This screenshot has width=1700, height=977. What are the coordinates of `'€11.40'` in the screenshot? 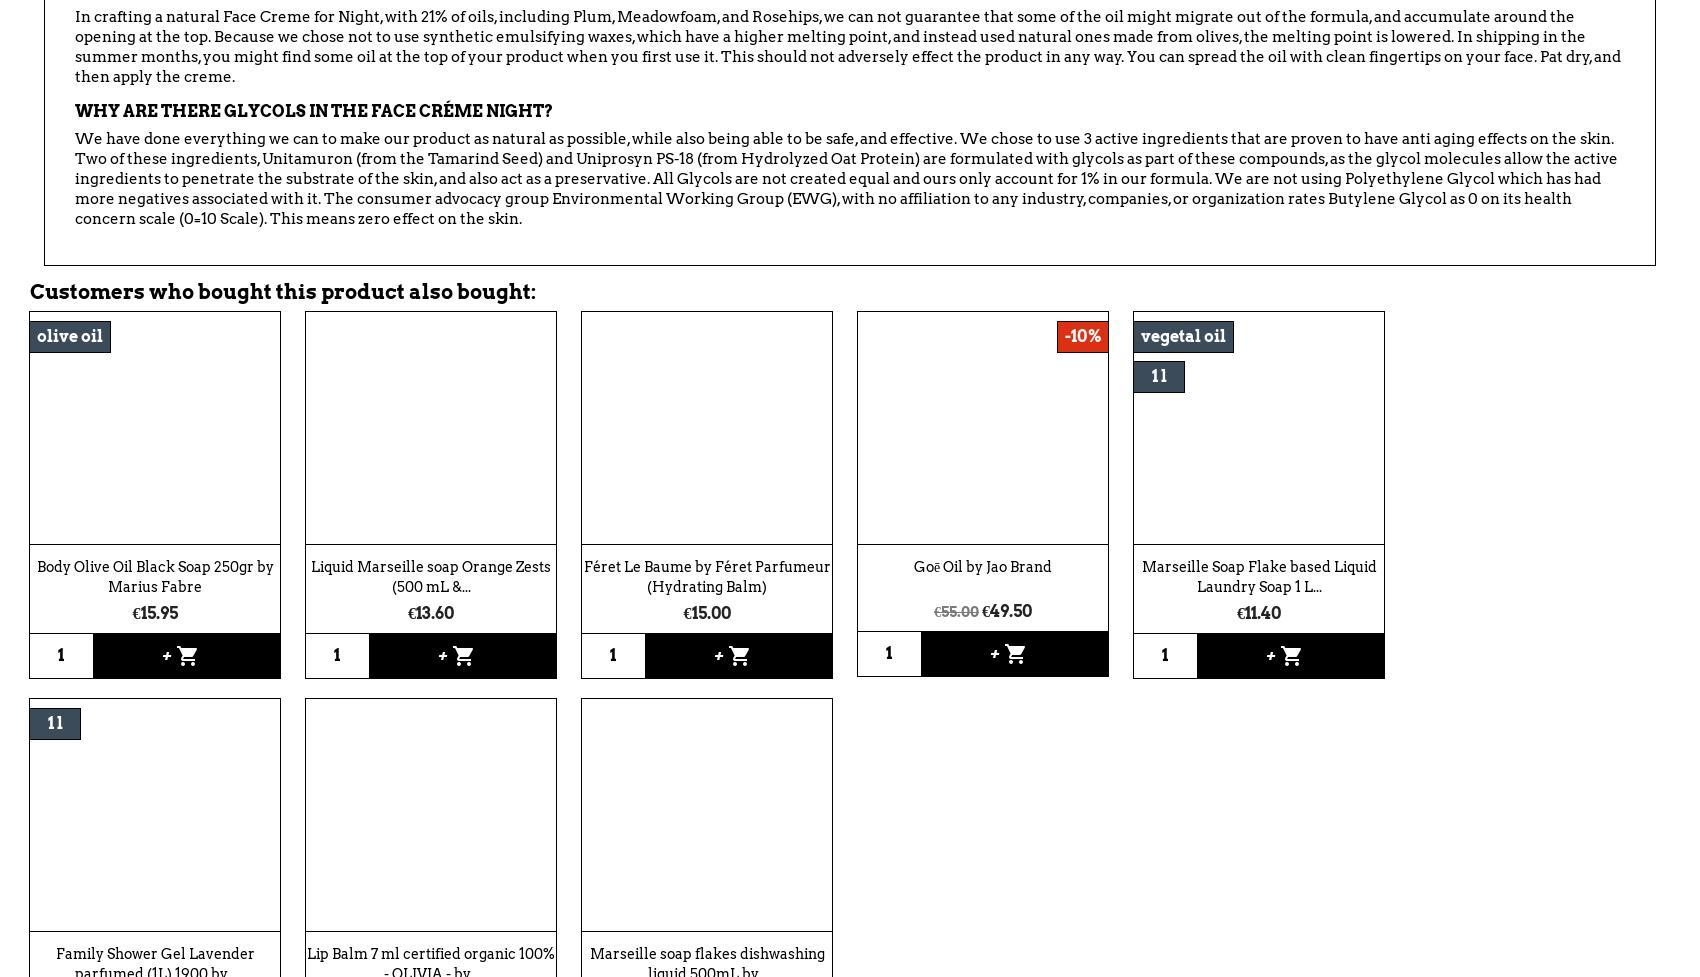 It's located at (1258, 611).